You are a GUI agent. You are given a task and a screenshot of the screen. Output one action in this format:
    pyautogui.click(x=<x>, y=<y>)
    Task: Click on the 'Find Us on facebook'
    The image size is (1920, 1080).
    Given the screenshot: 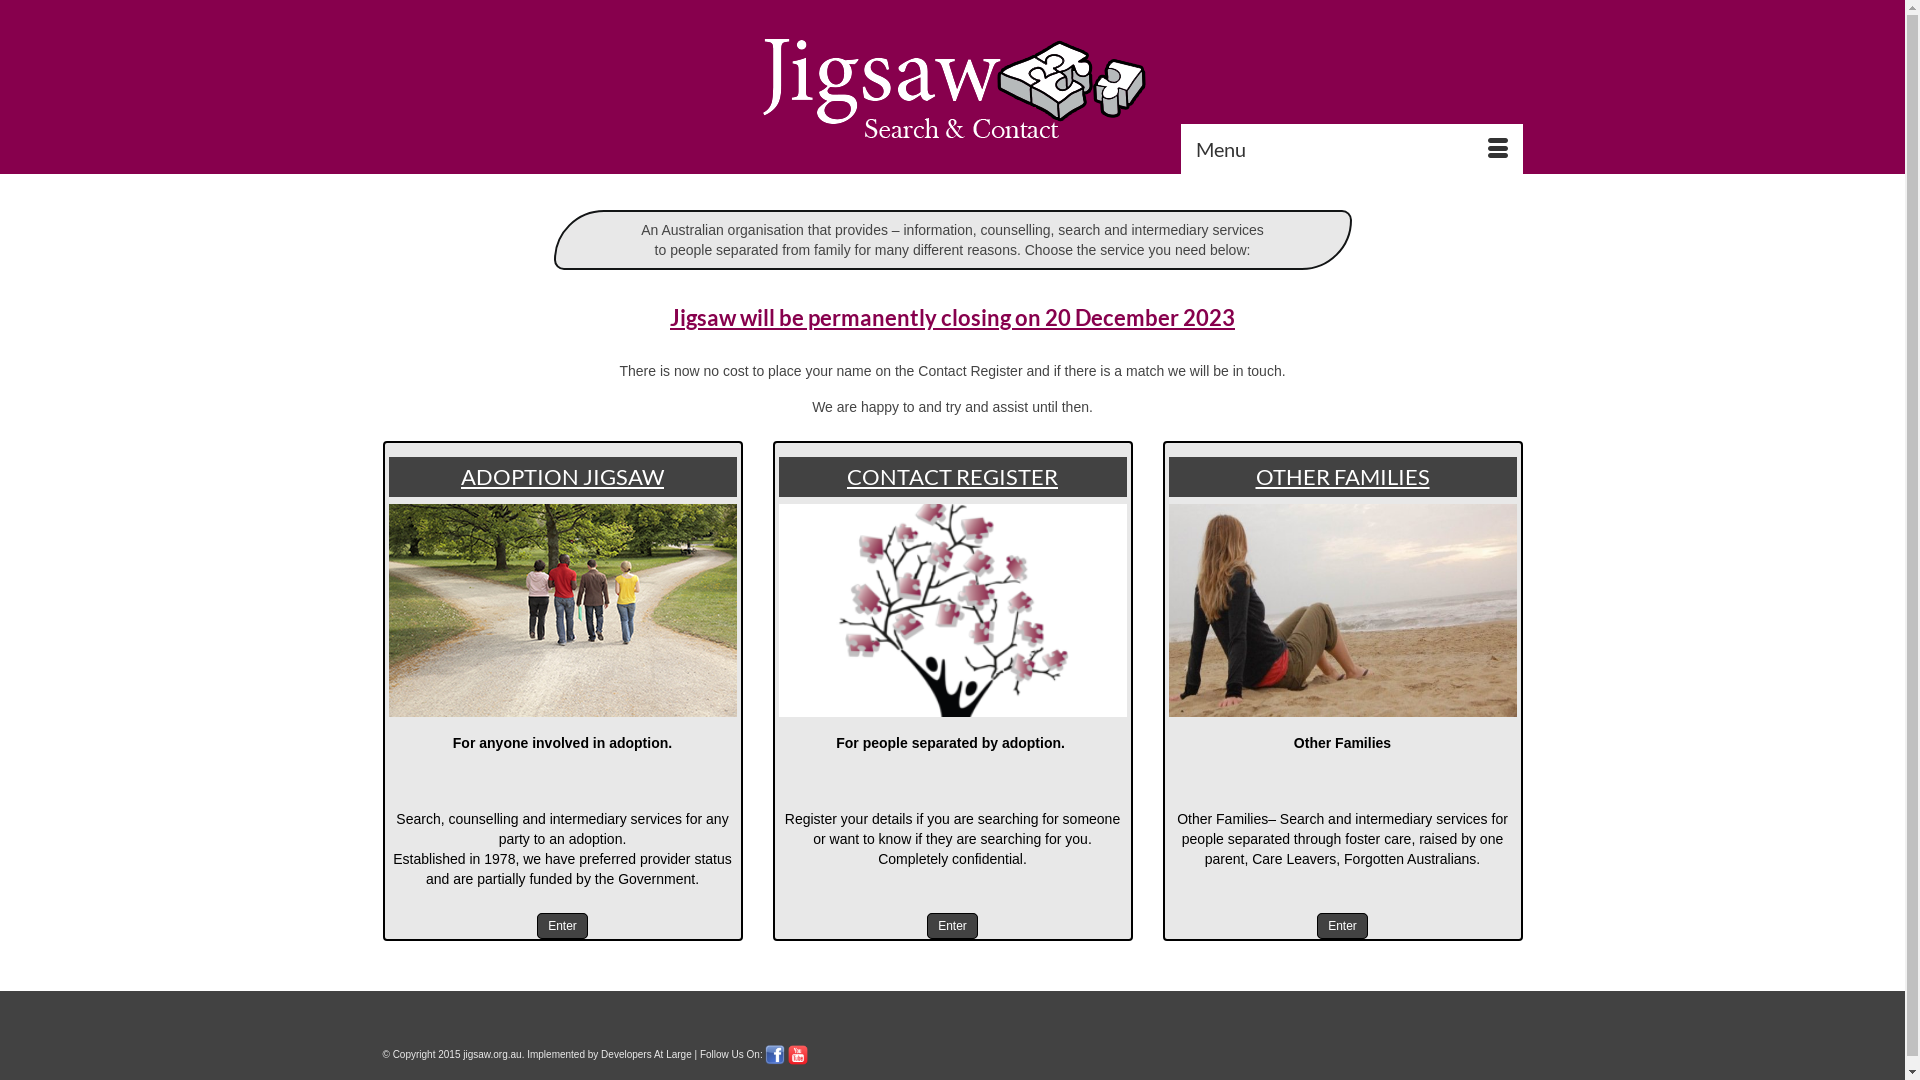 What is the action you would take?
    pyautogui.click(x=773, y=1053)
    